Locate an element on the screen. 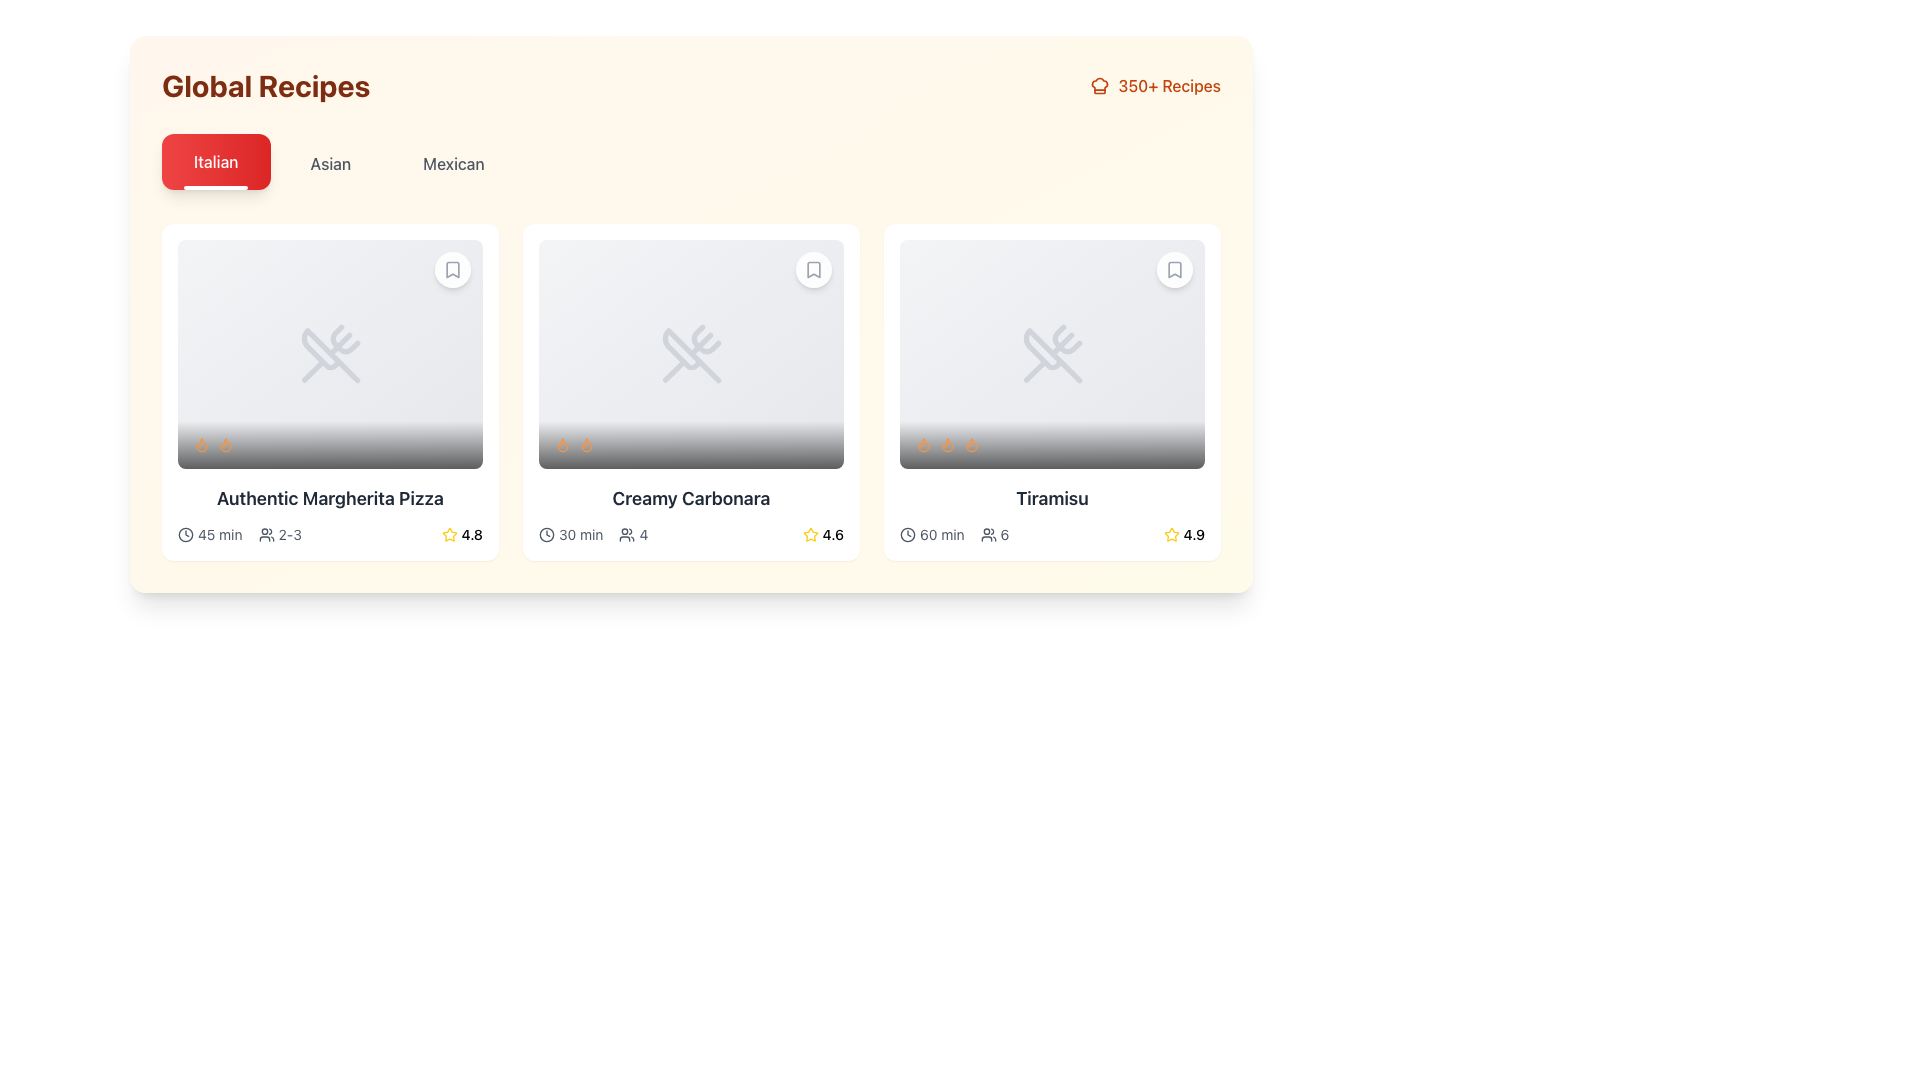 This screenshot has width=1920, height=1080. the card titled 'Authentic Margherita Pizza' located under the 'Italian' tab is located at coordinates (330, 392).